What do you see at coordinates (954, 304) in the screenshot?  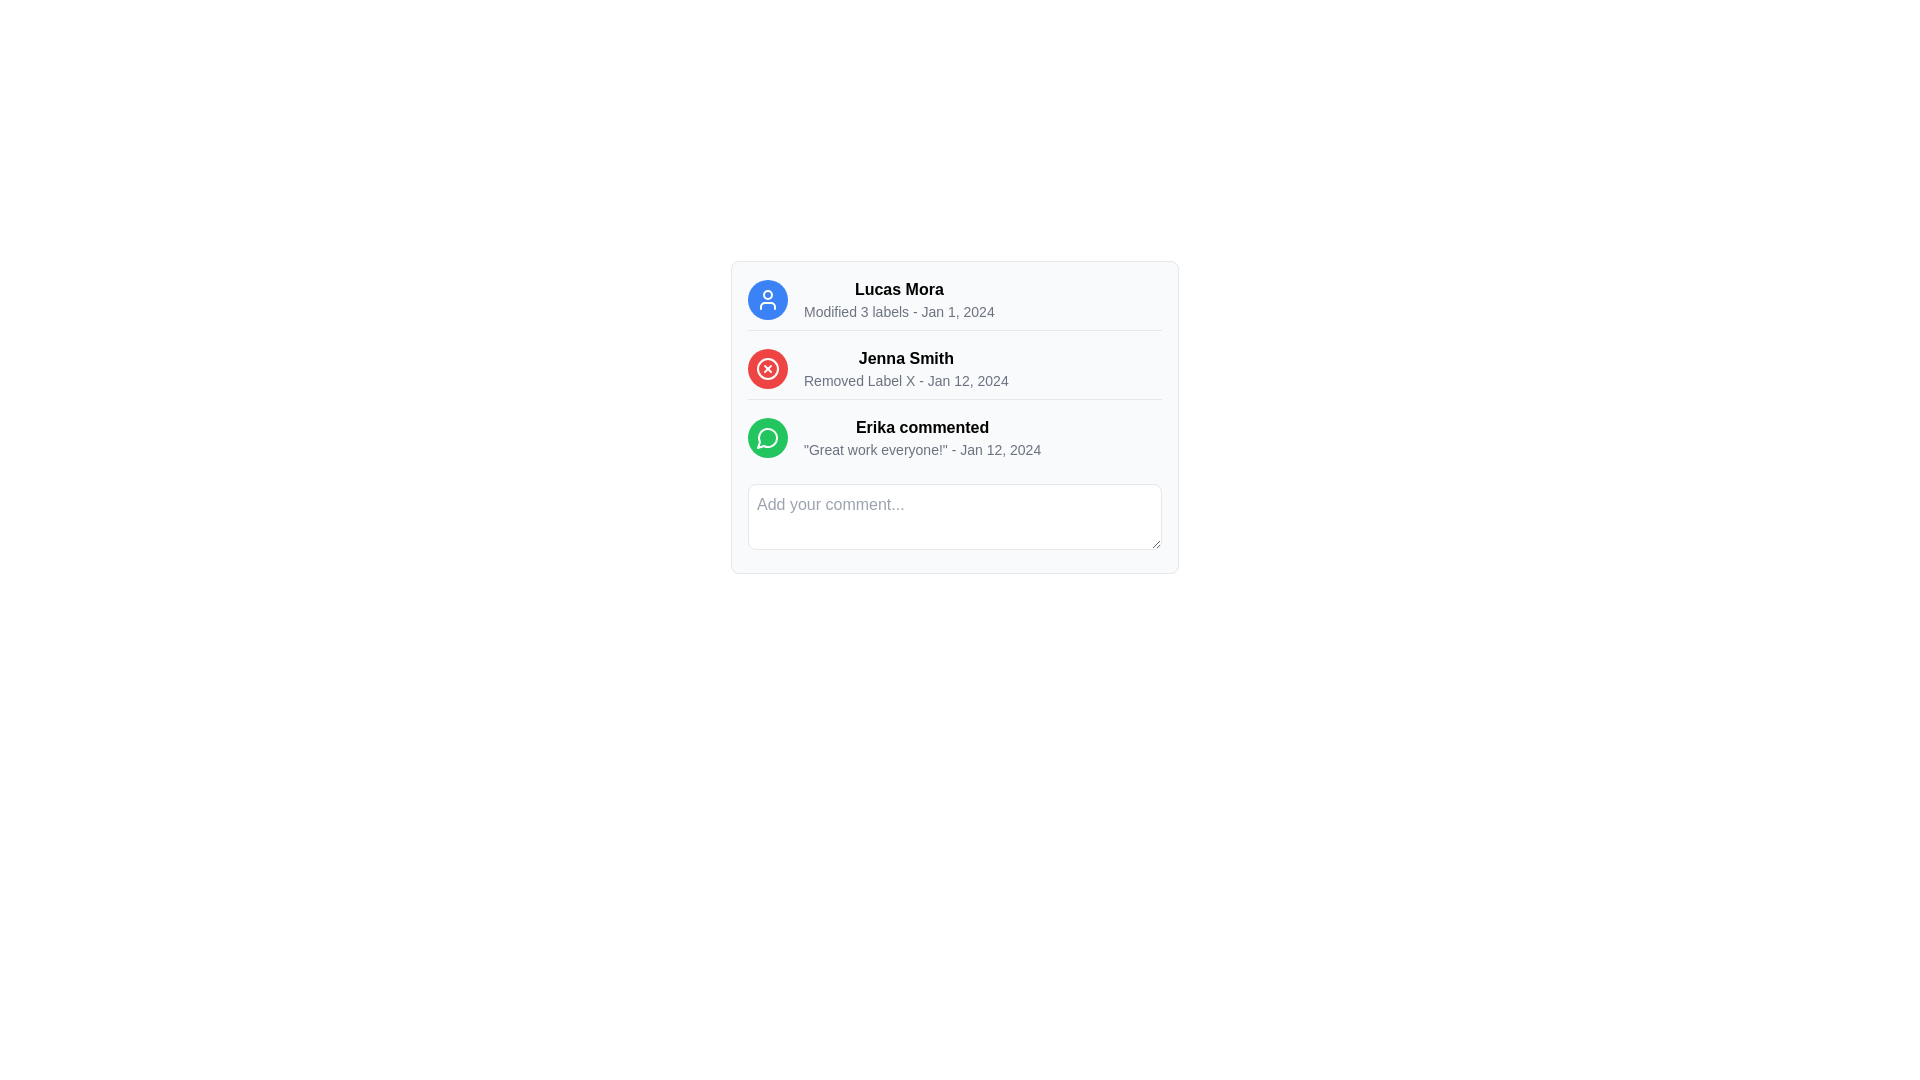 I see `the user activity log entry showing edited labels by 'Lucas Mora' on January 1, 2024` at bounding box center [954, 304].